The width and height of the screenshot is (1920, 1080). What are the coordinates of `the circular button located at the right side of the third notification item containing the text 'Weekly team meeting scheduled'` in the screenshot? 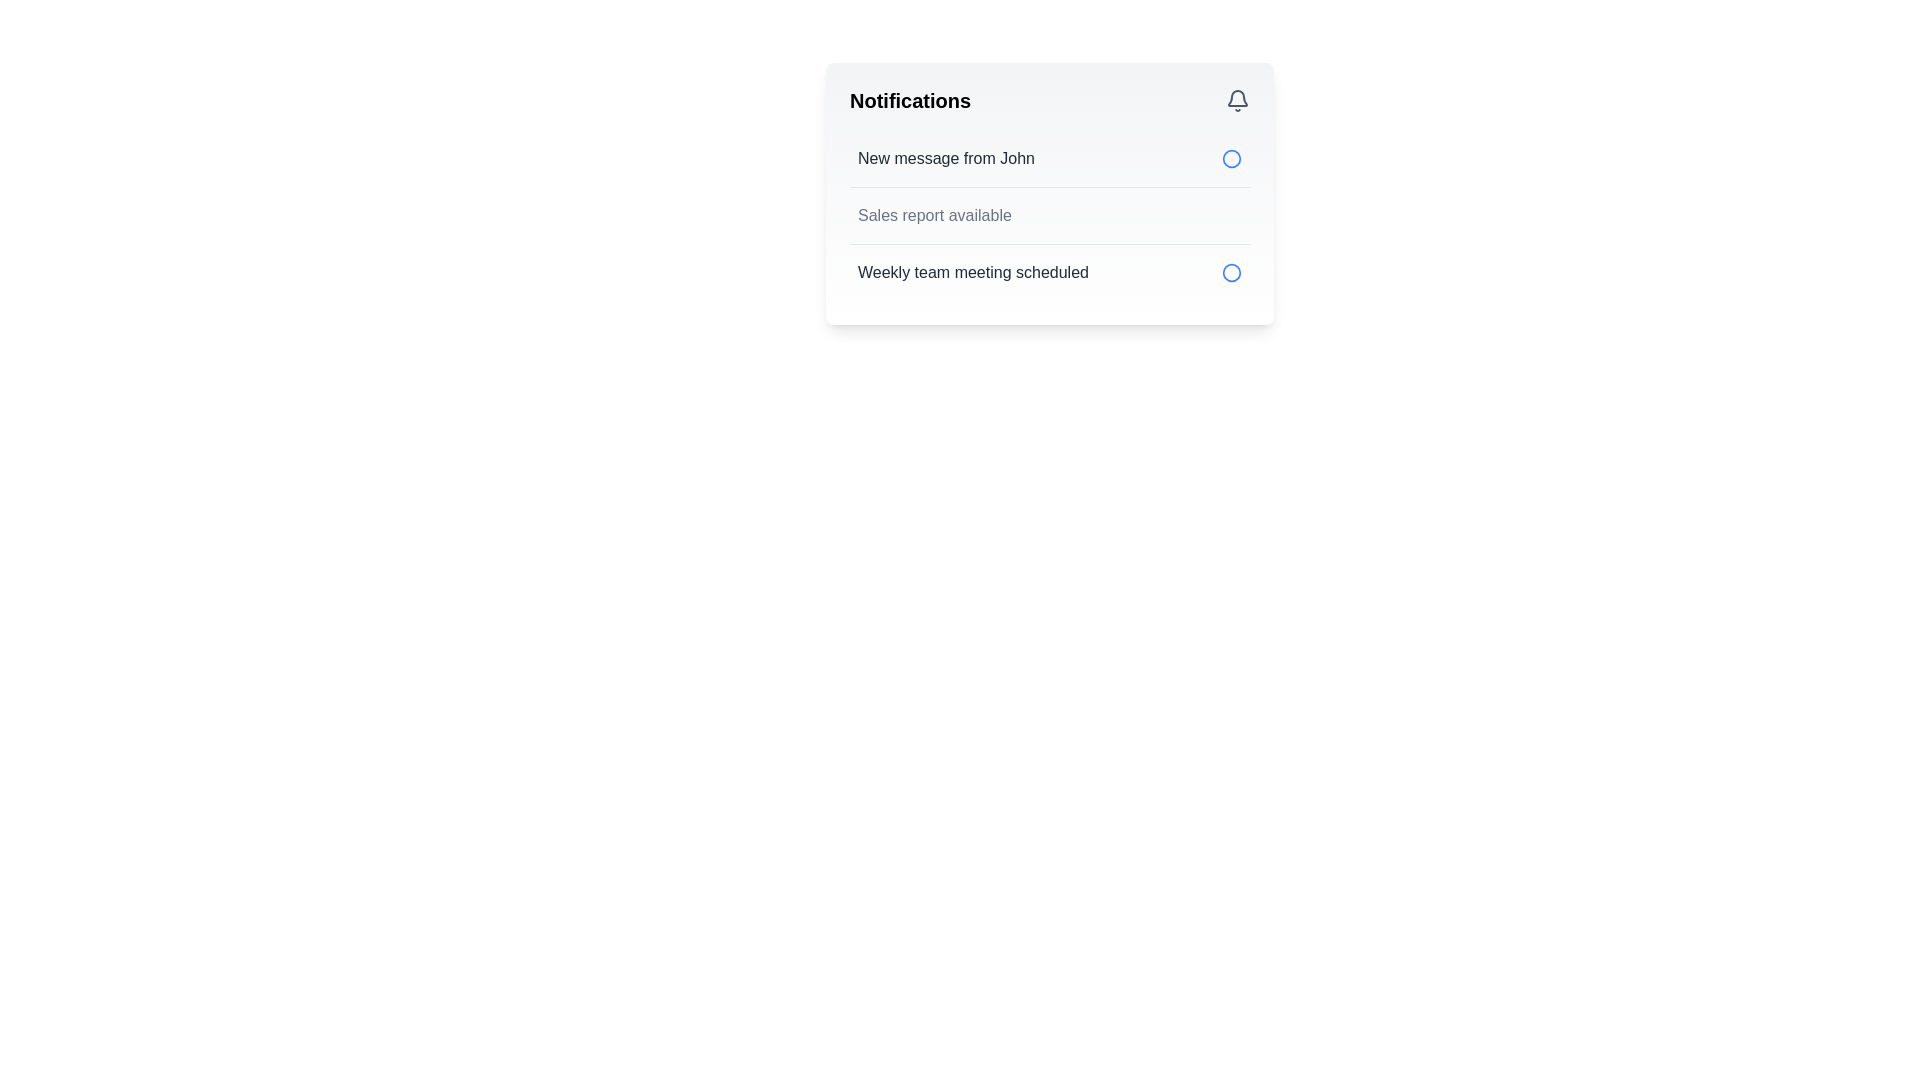 It's located at (1231, 273).